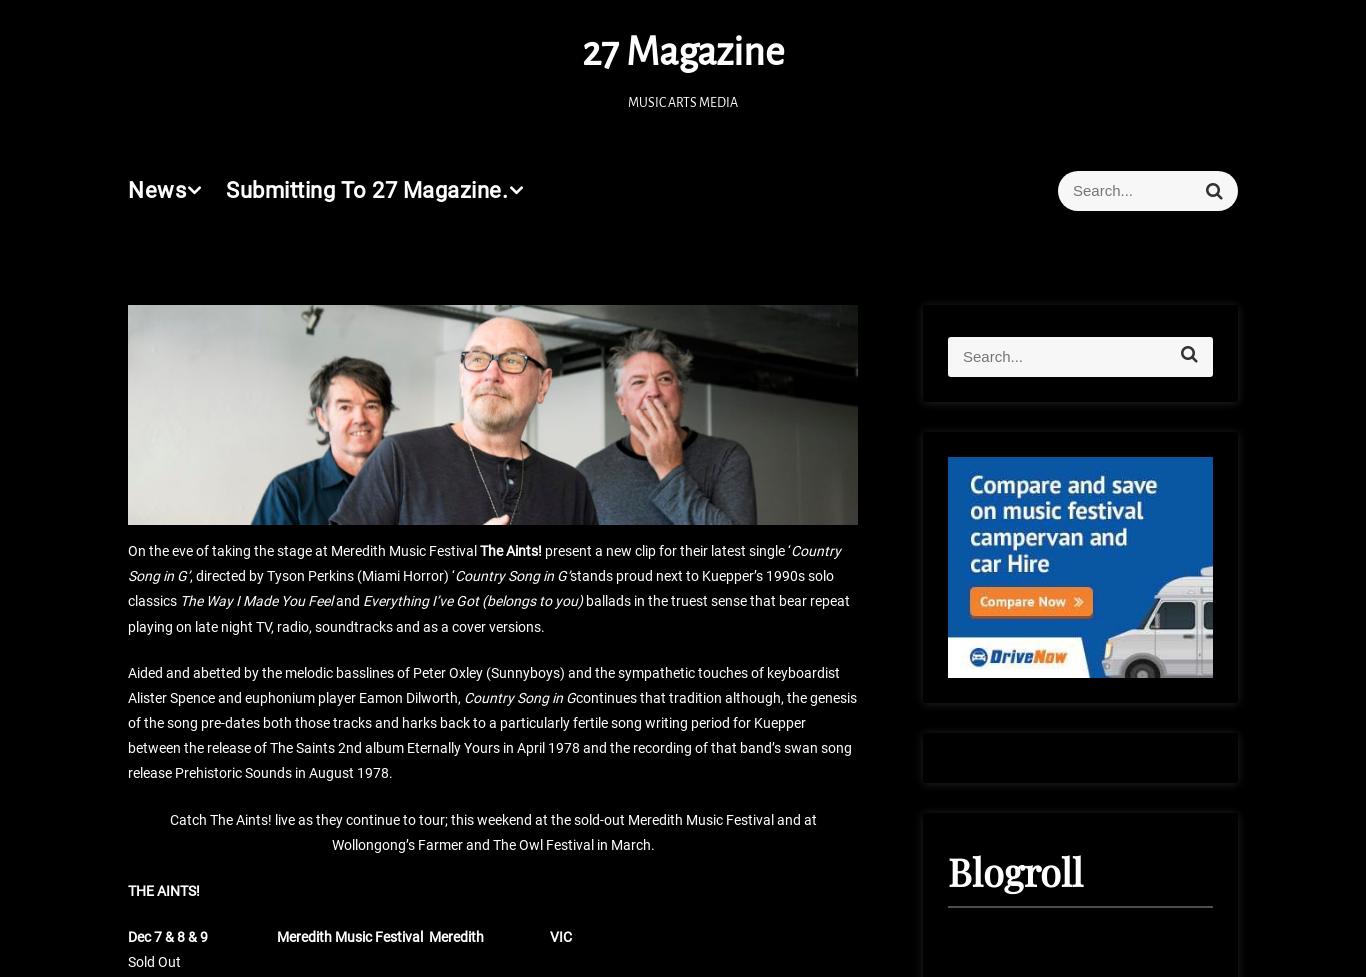 The image size is (1366, 977). Describe the element at coordinates (281, 54) in the screenshot. I see `'My Dream Rider: Mikey Mike'` at that location.